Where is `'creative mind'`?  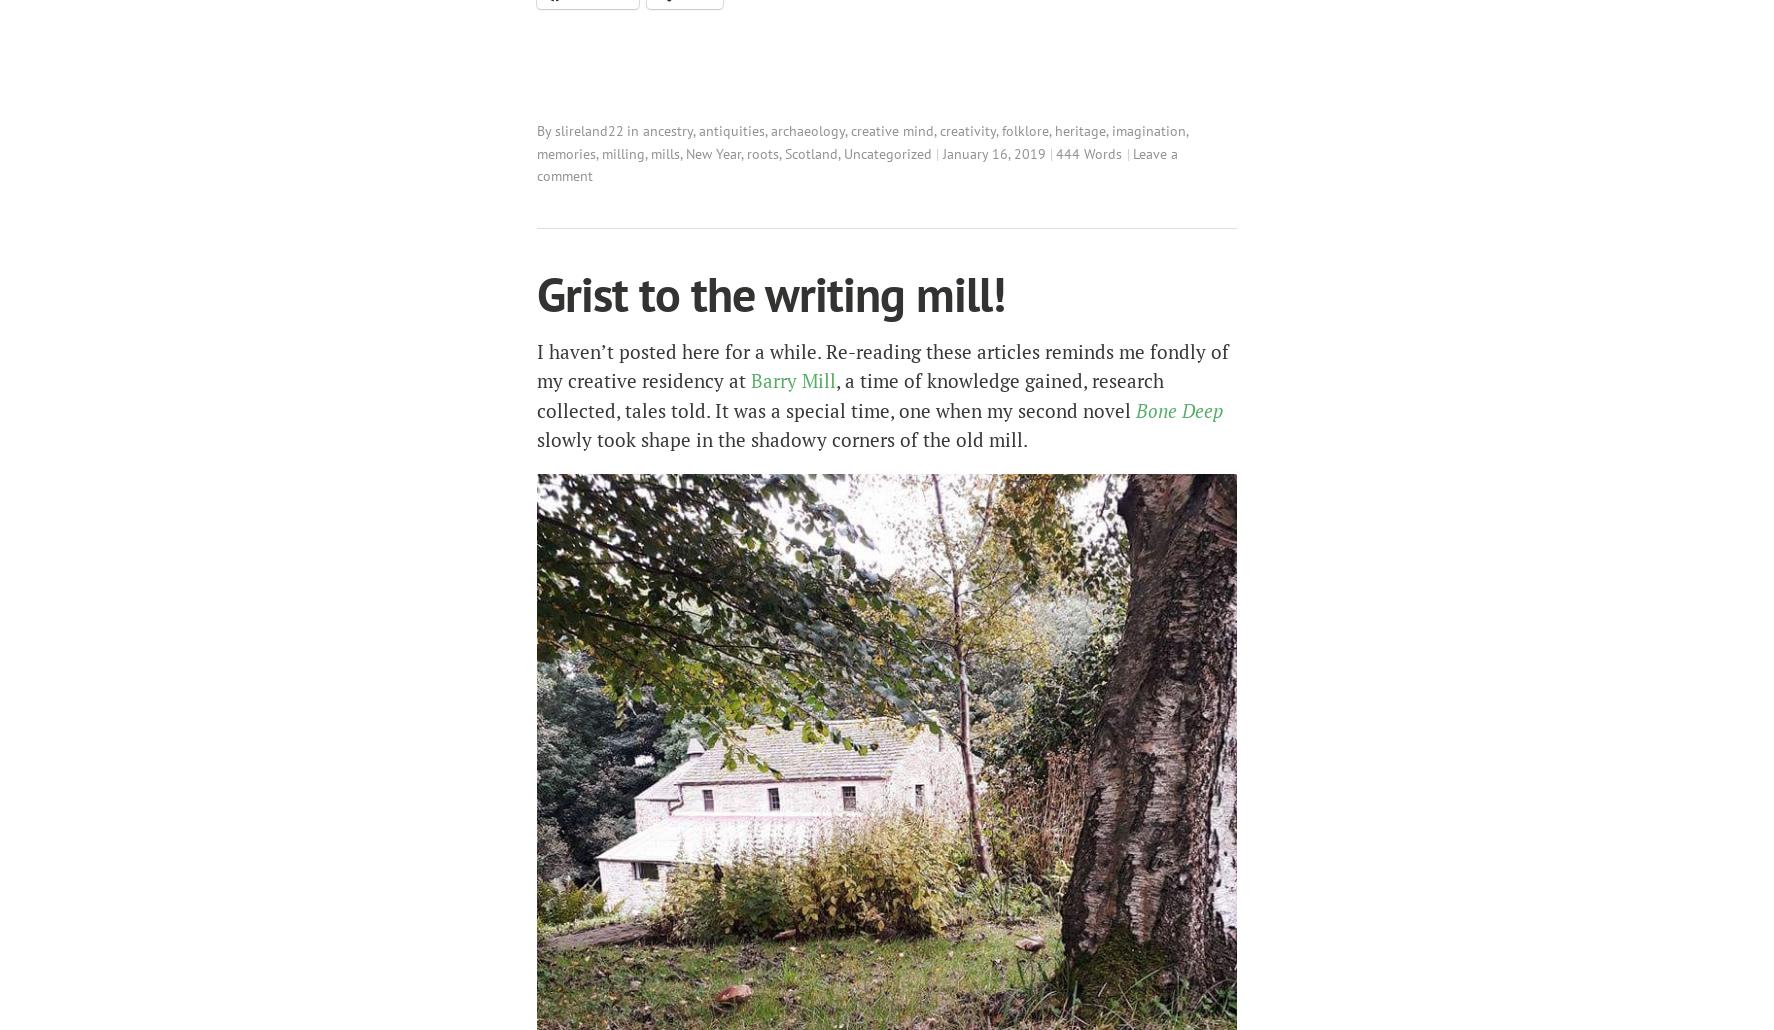 'creative mind' is located at coordinates (891, 130).